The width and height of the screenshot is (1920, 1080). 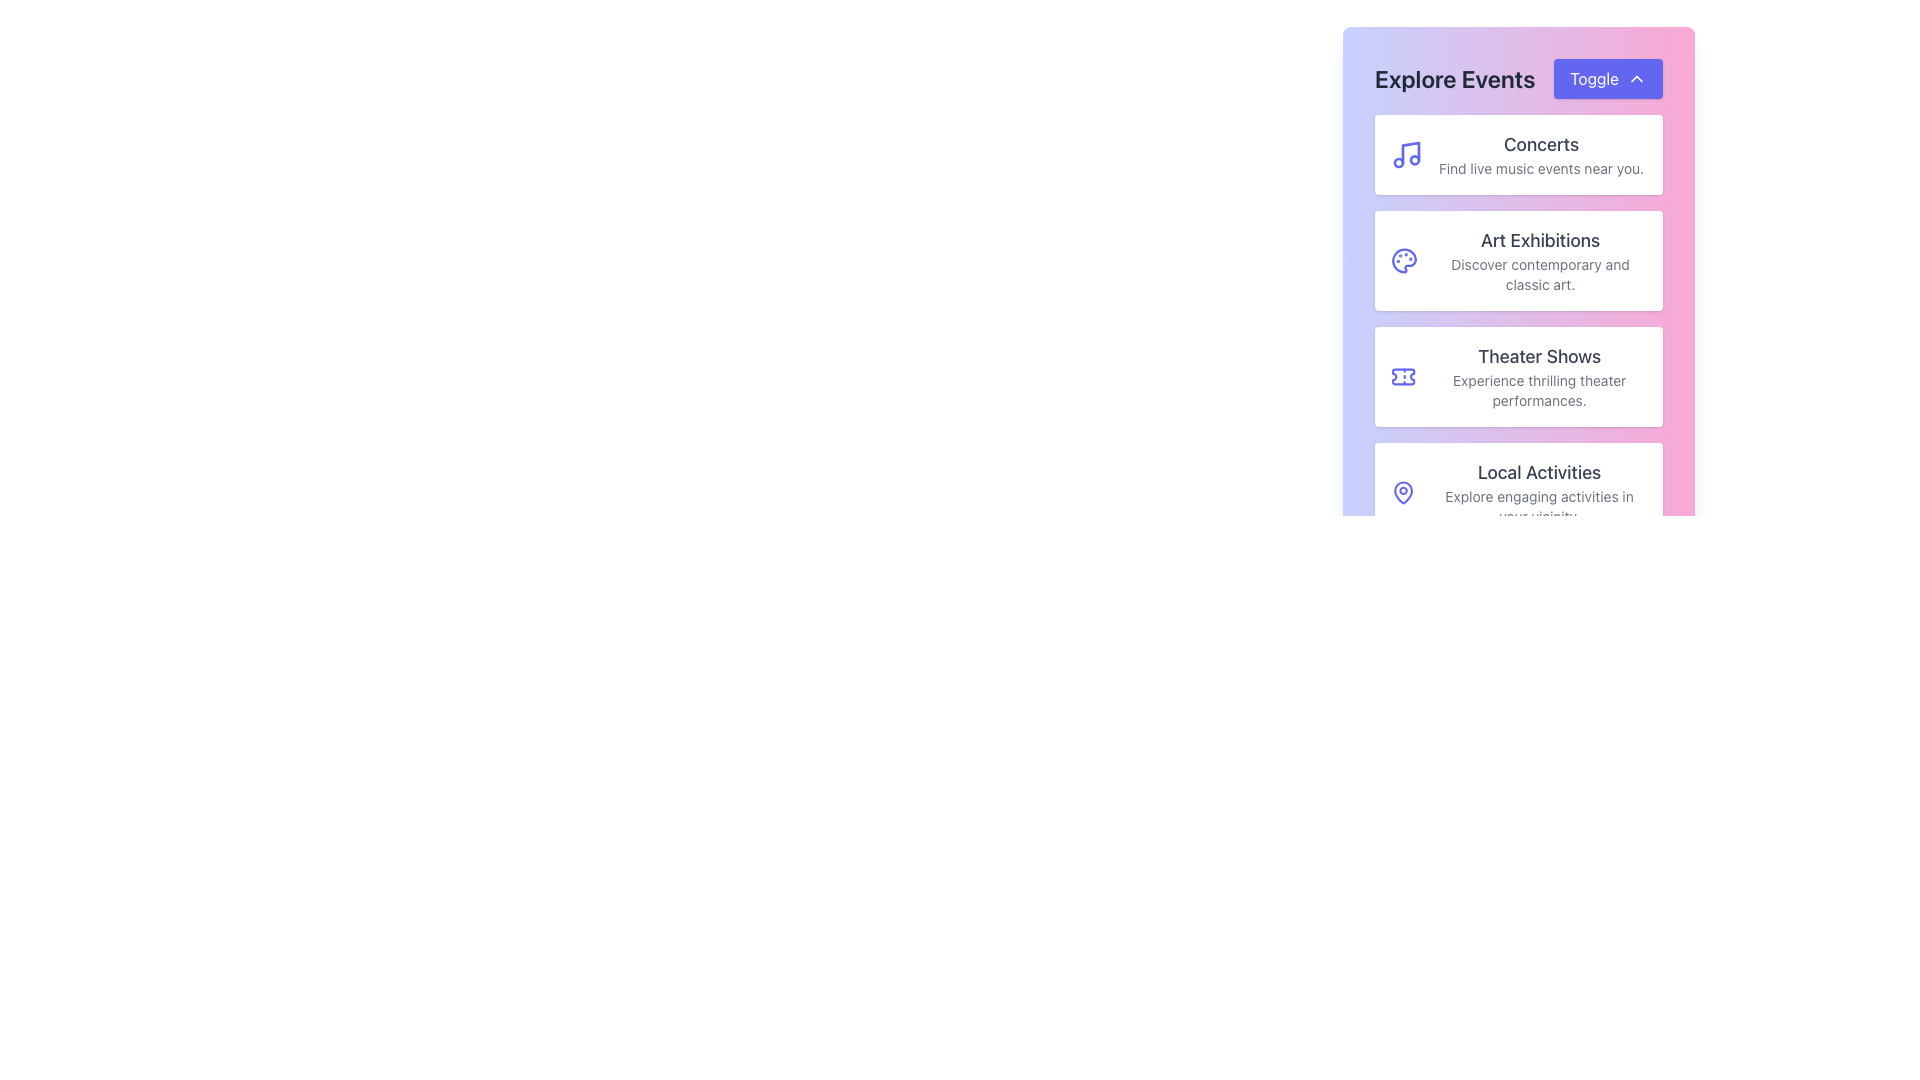 I want to click on descriptive text label located below the 'Theater Shows' title in the right-side panel of the interface, so click(x=1538, y=390).